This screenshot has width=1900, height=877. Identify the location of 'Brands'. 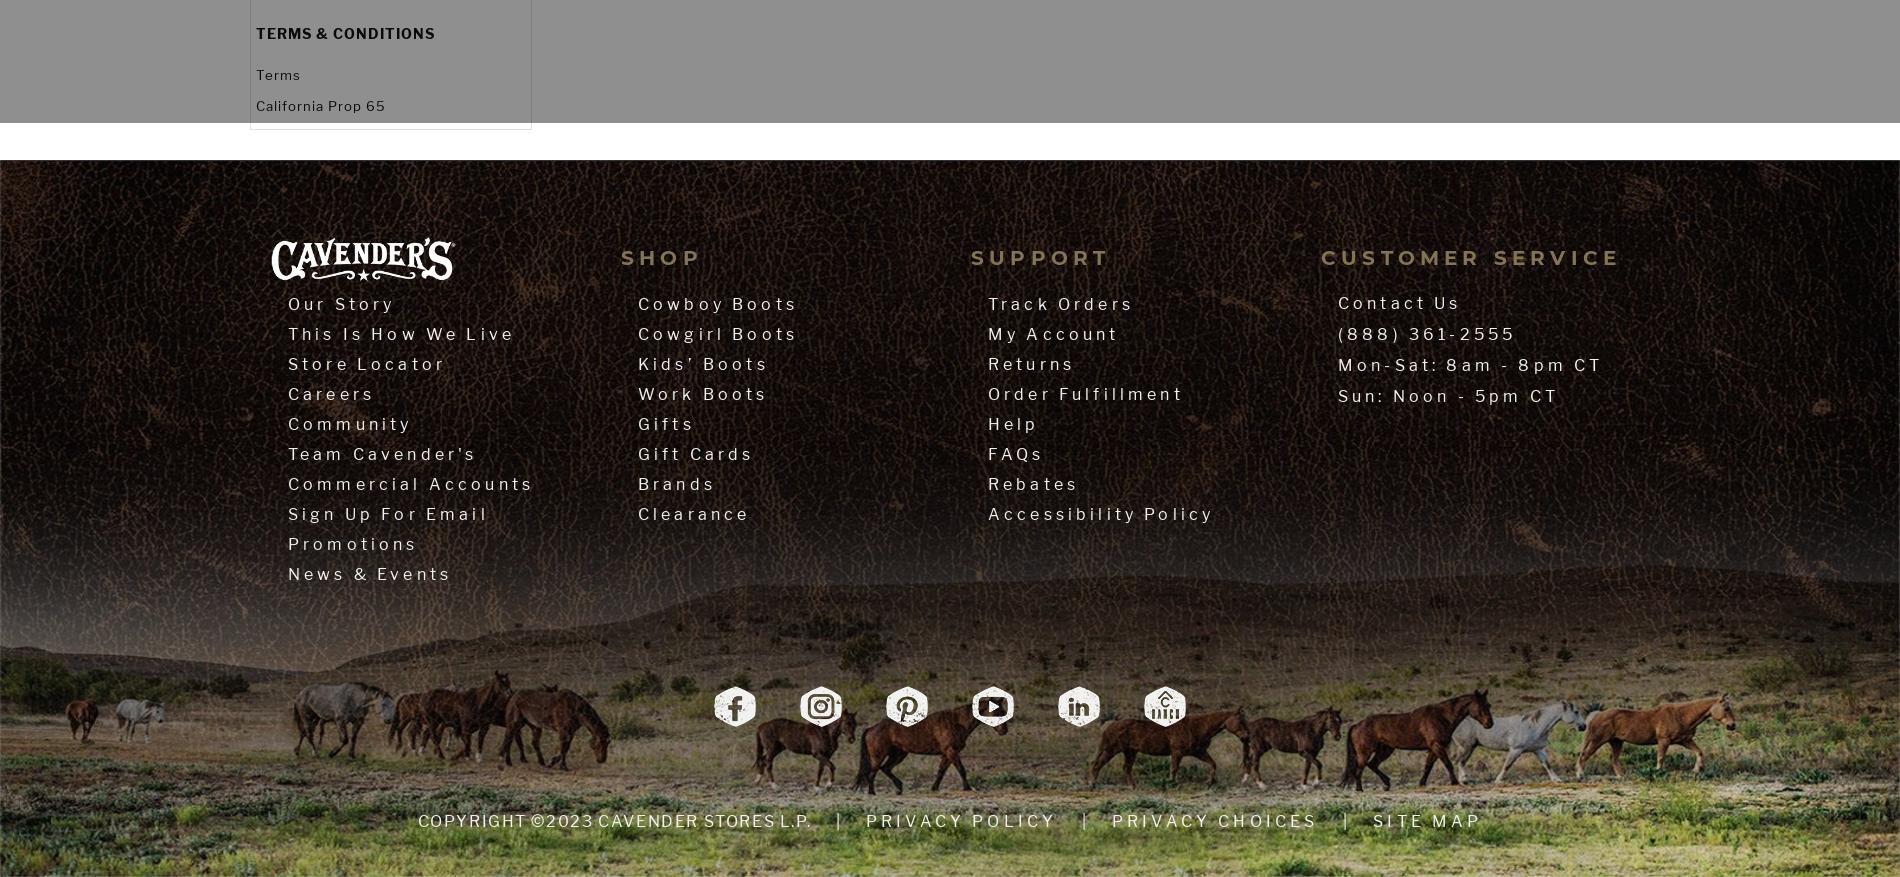
(638, 484).